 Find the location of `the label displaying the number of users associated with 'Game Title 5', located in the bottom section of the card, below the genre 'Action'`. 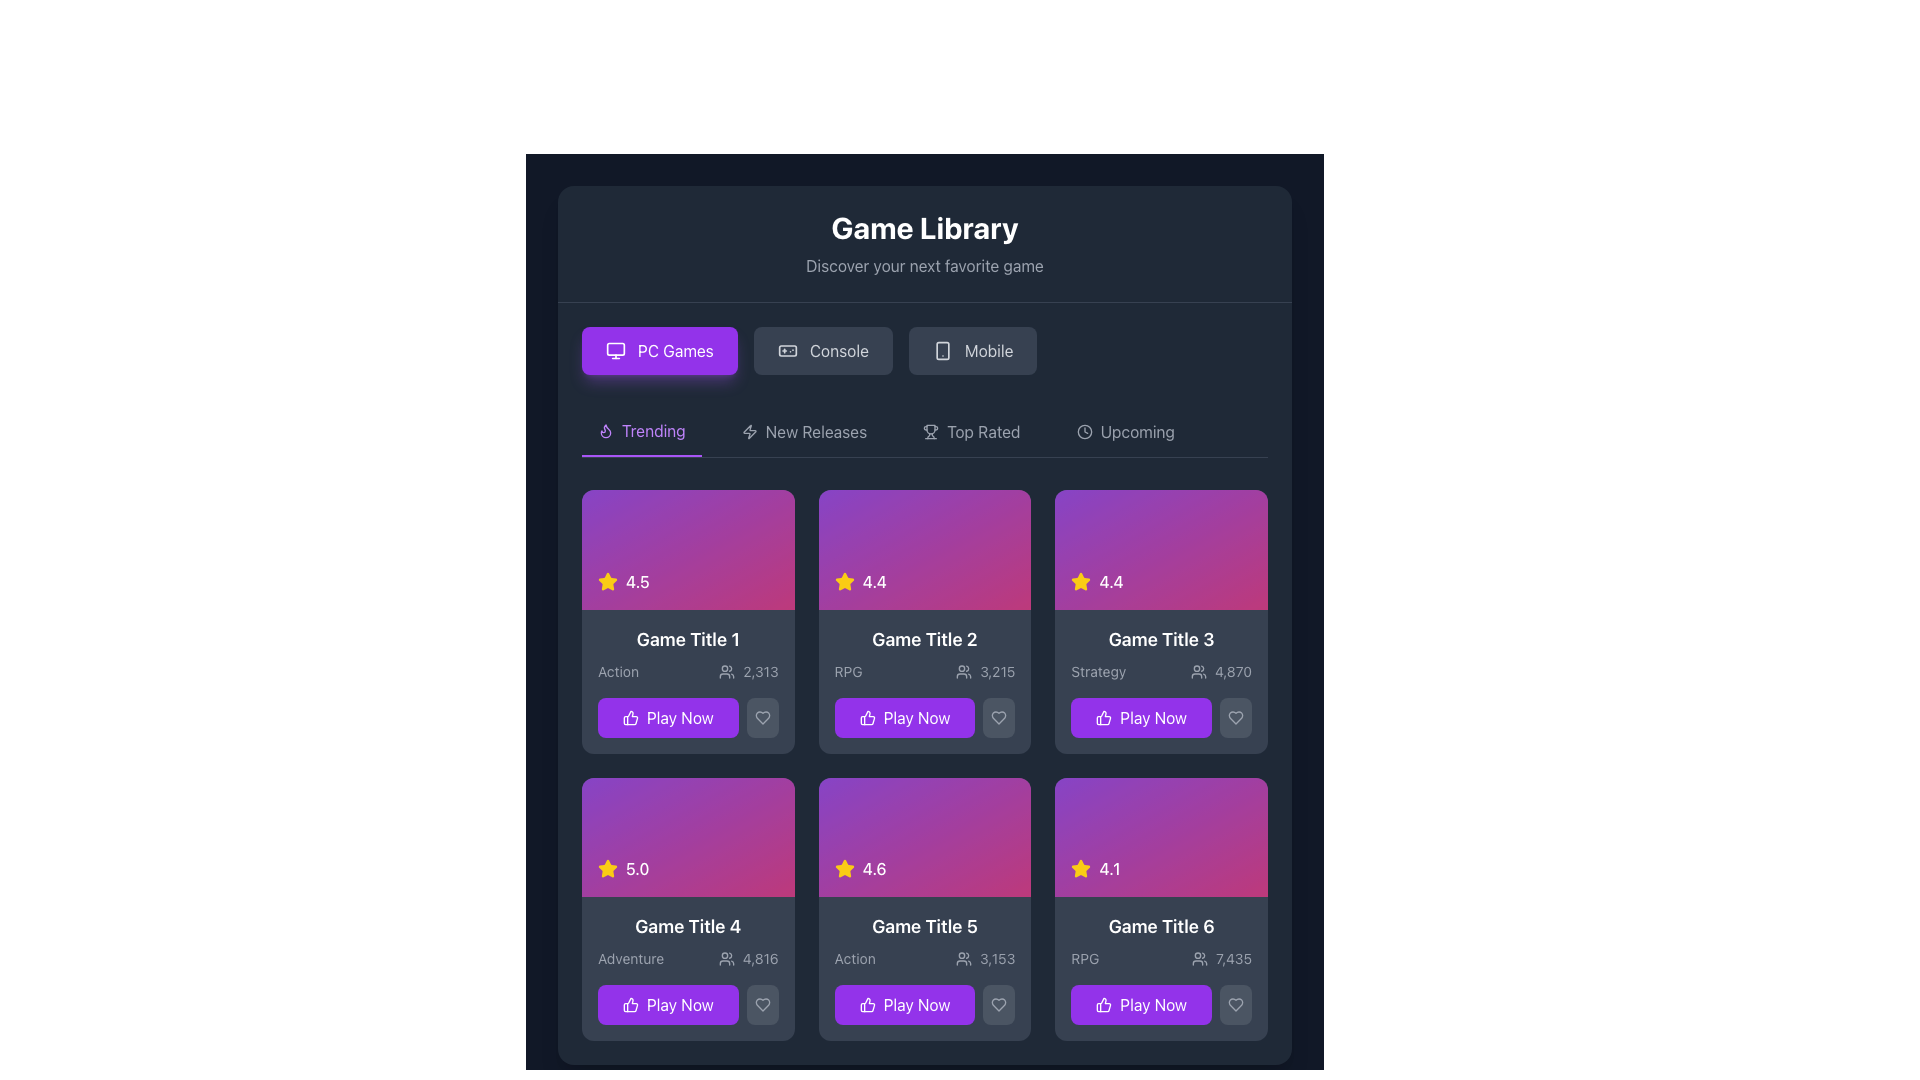

the label displaying the number of users associated with 'Game Title 5', located in the bottom section of the card, below the genre 'Action' is located at coordinates (985, 958).